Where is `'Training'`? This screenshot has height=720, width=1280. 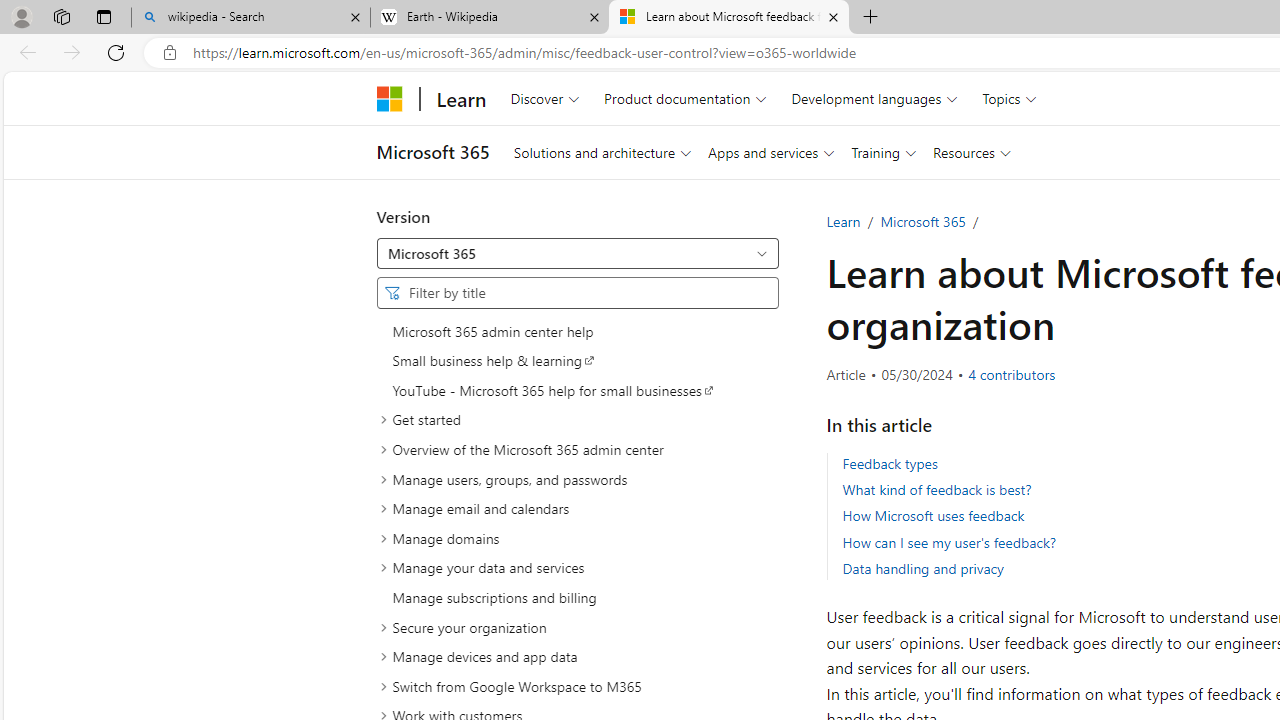
'Training' is located at coordinates (883, 151).